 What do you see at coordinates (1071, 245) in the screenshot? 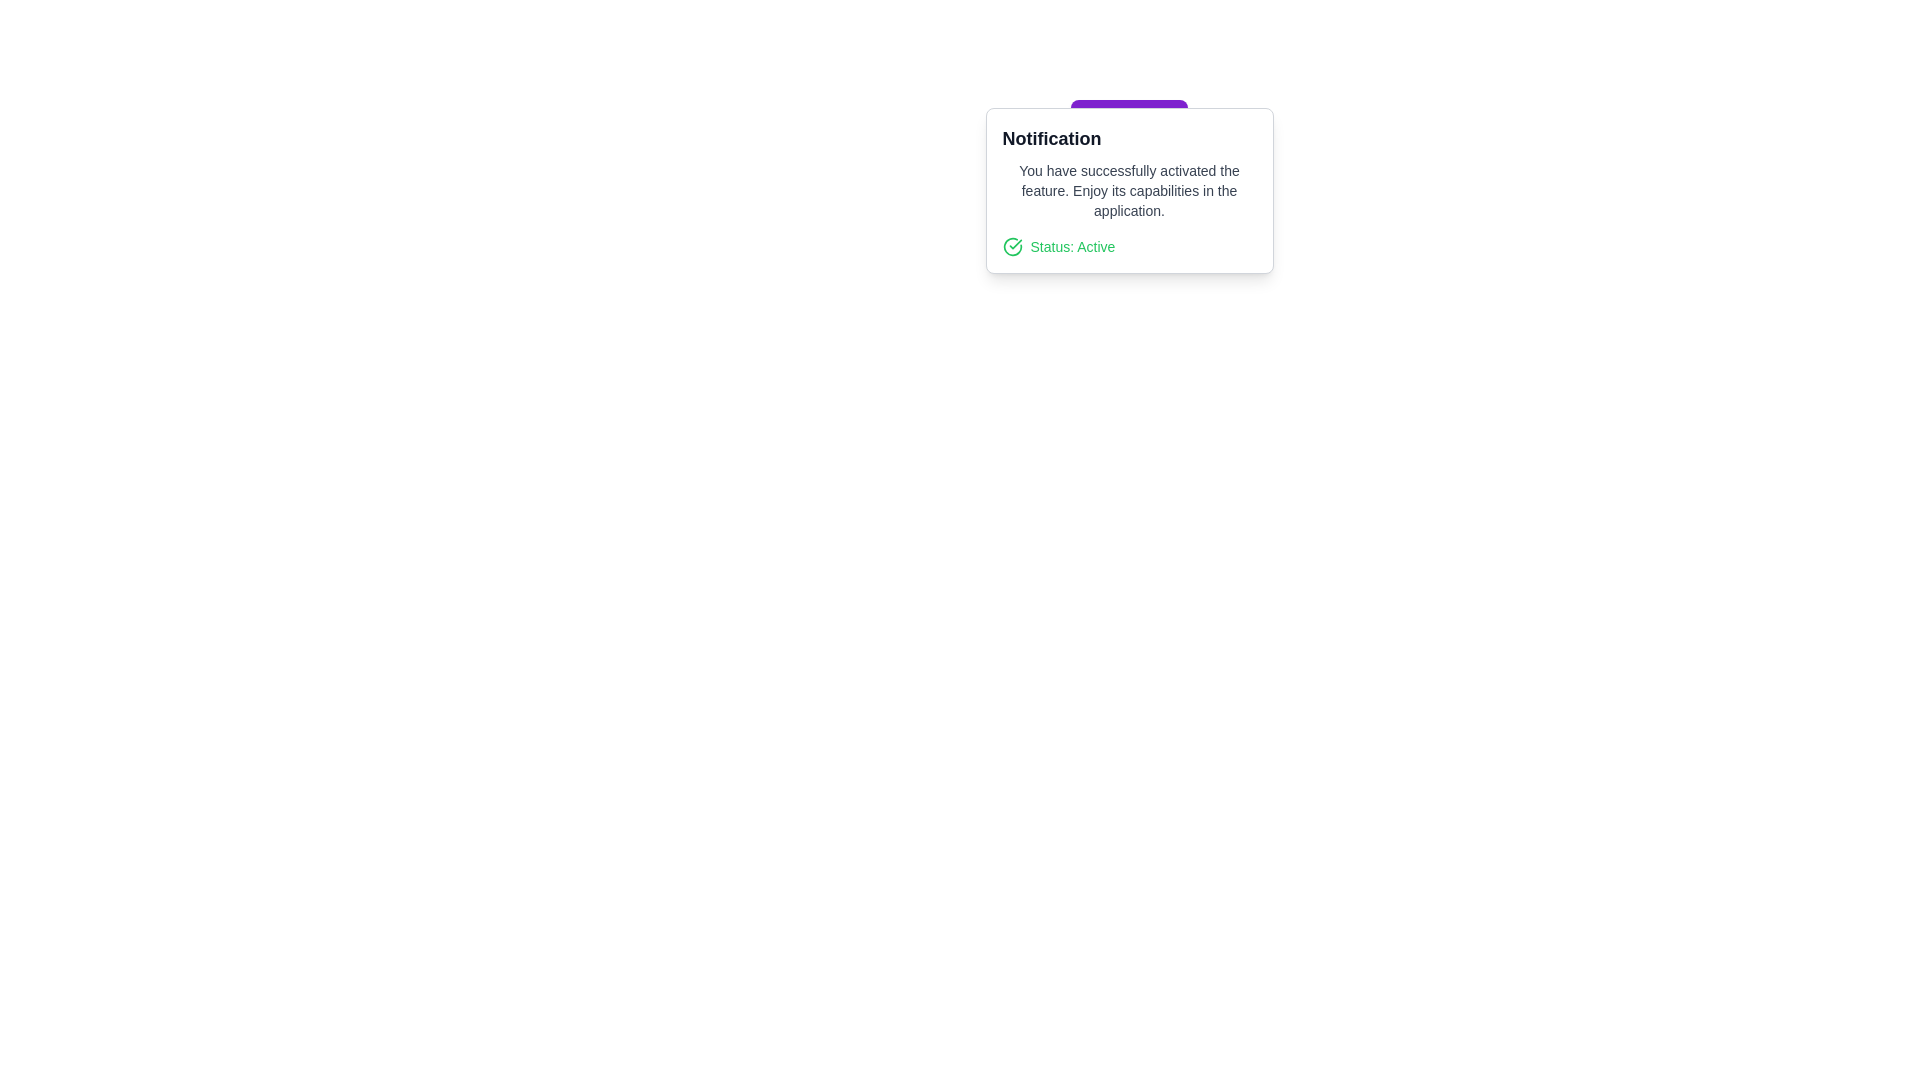
I see `the 'Status: Active' static label displayed in green font, located next to a green check mark icon in the bottom-left section of the notification card` at bounding box center [1071, 245].